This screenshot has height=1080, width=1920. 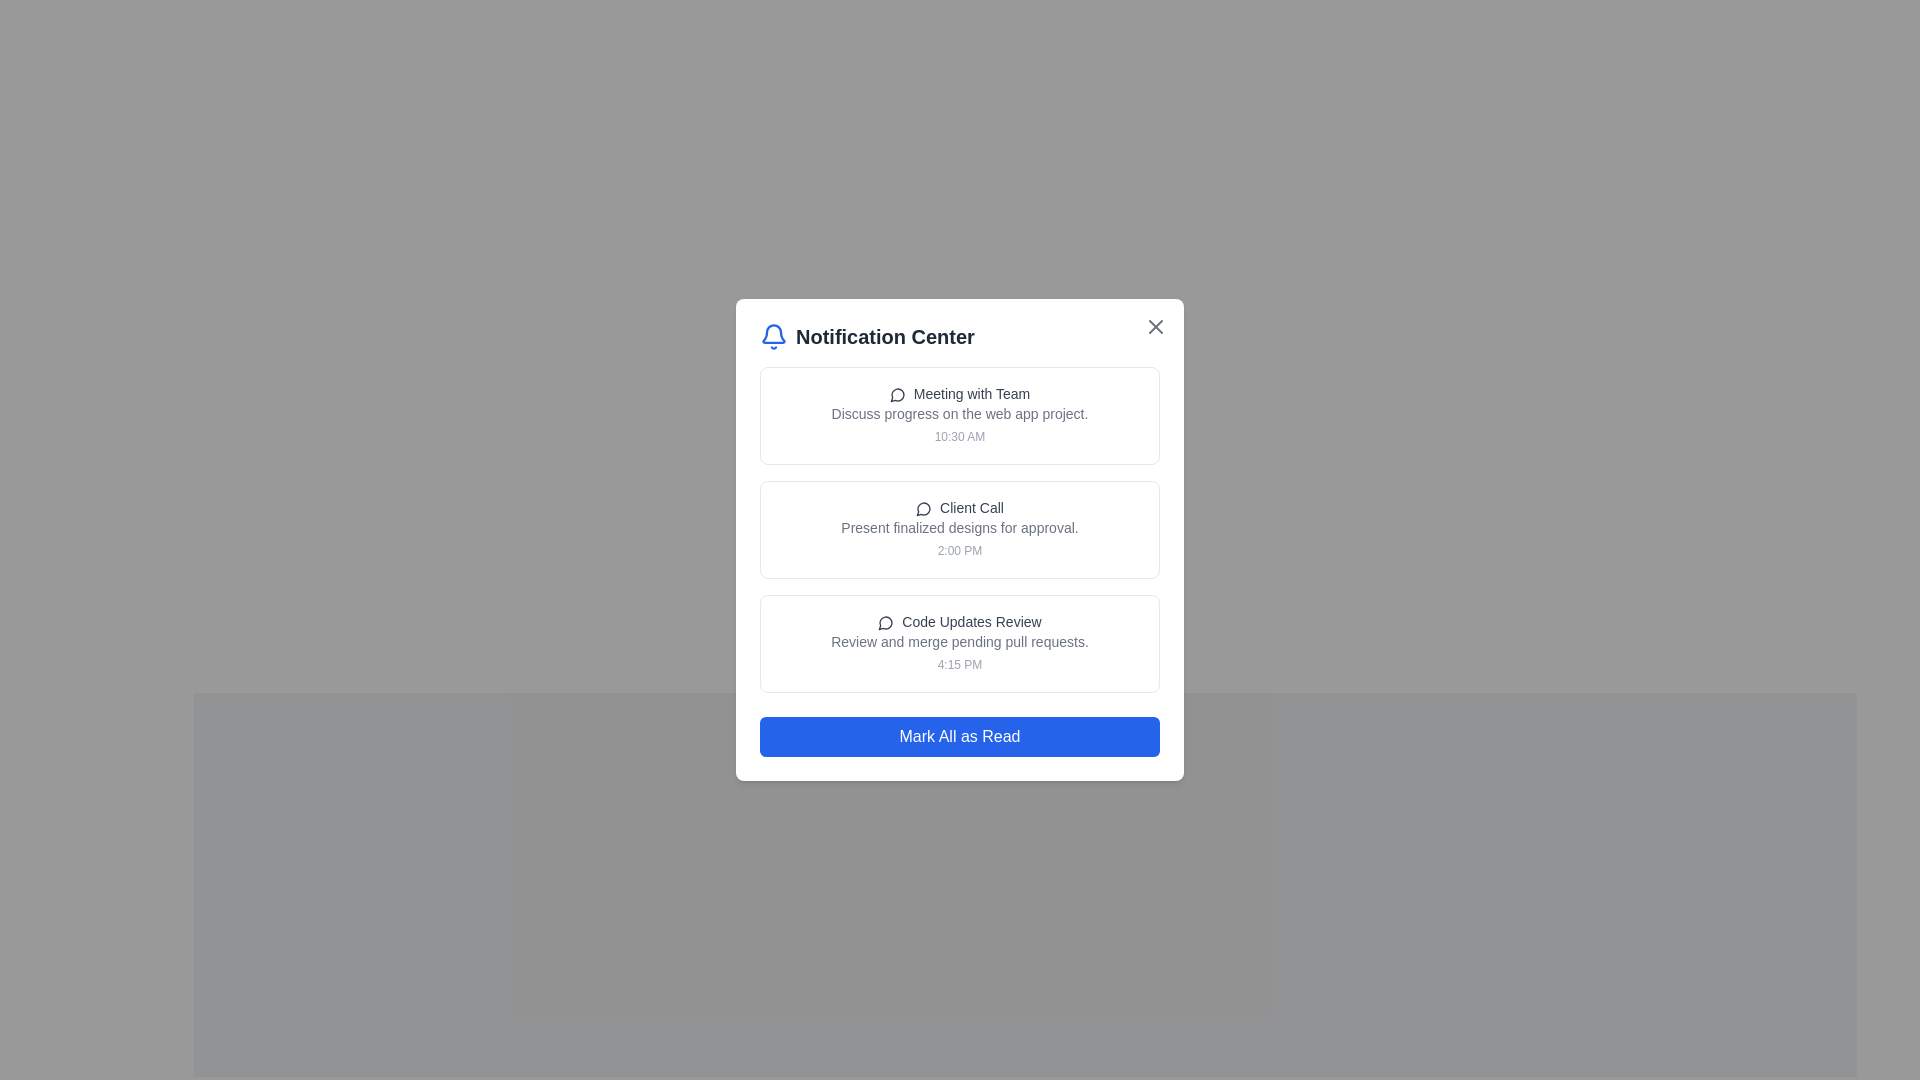 I want to click on the speech bubble styled icon indicating communication or interaction within the 'Meeting with Team' notification card, positioned to the left of the main text, so click(x=896, y=395).